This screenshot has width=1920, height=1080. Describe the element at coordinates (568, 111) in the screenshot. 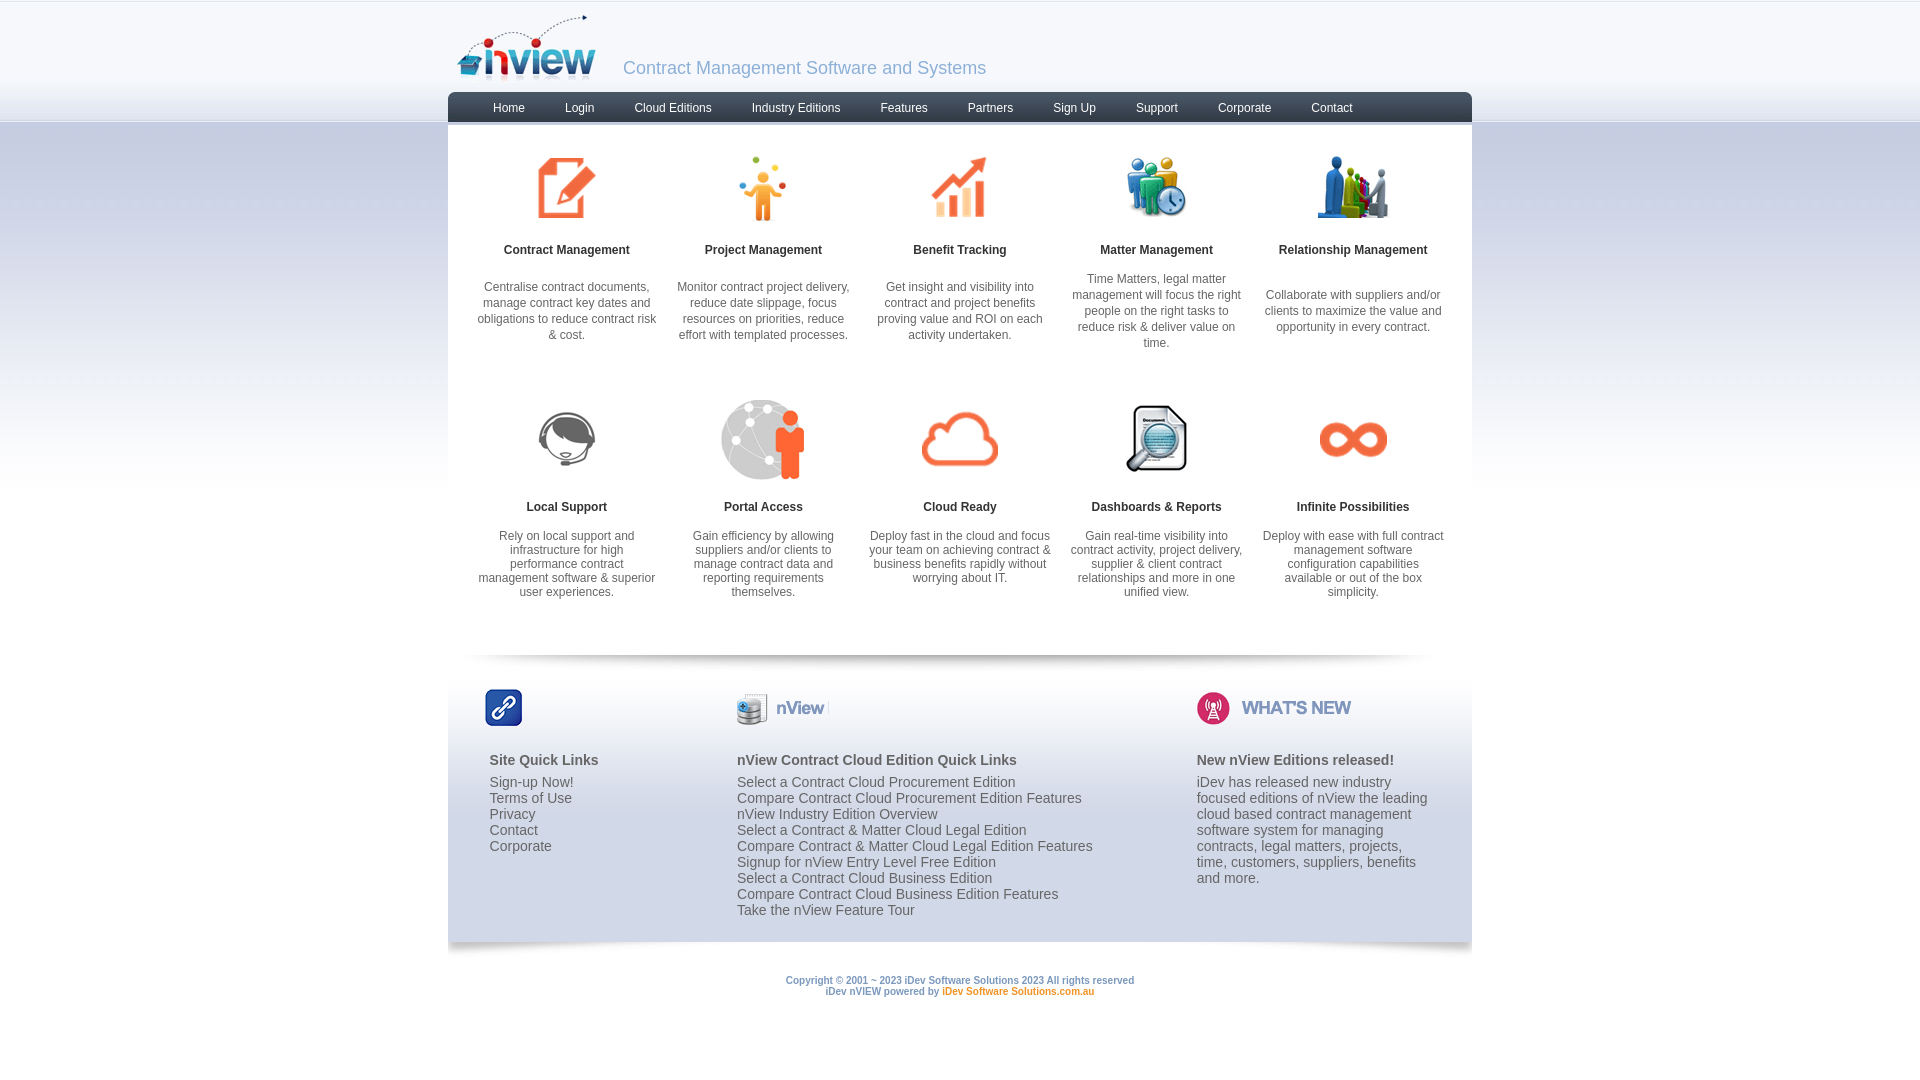

I see `'Login'` at that location.